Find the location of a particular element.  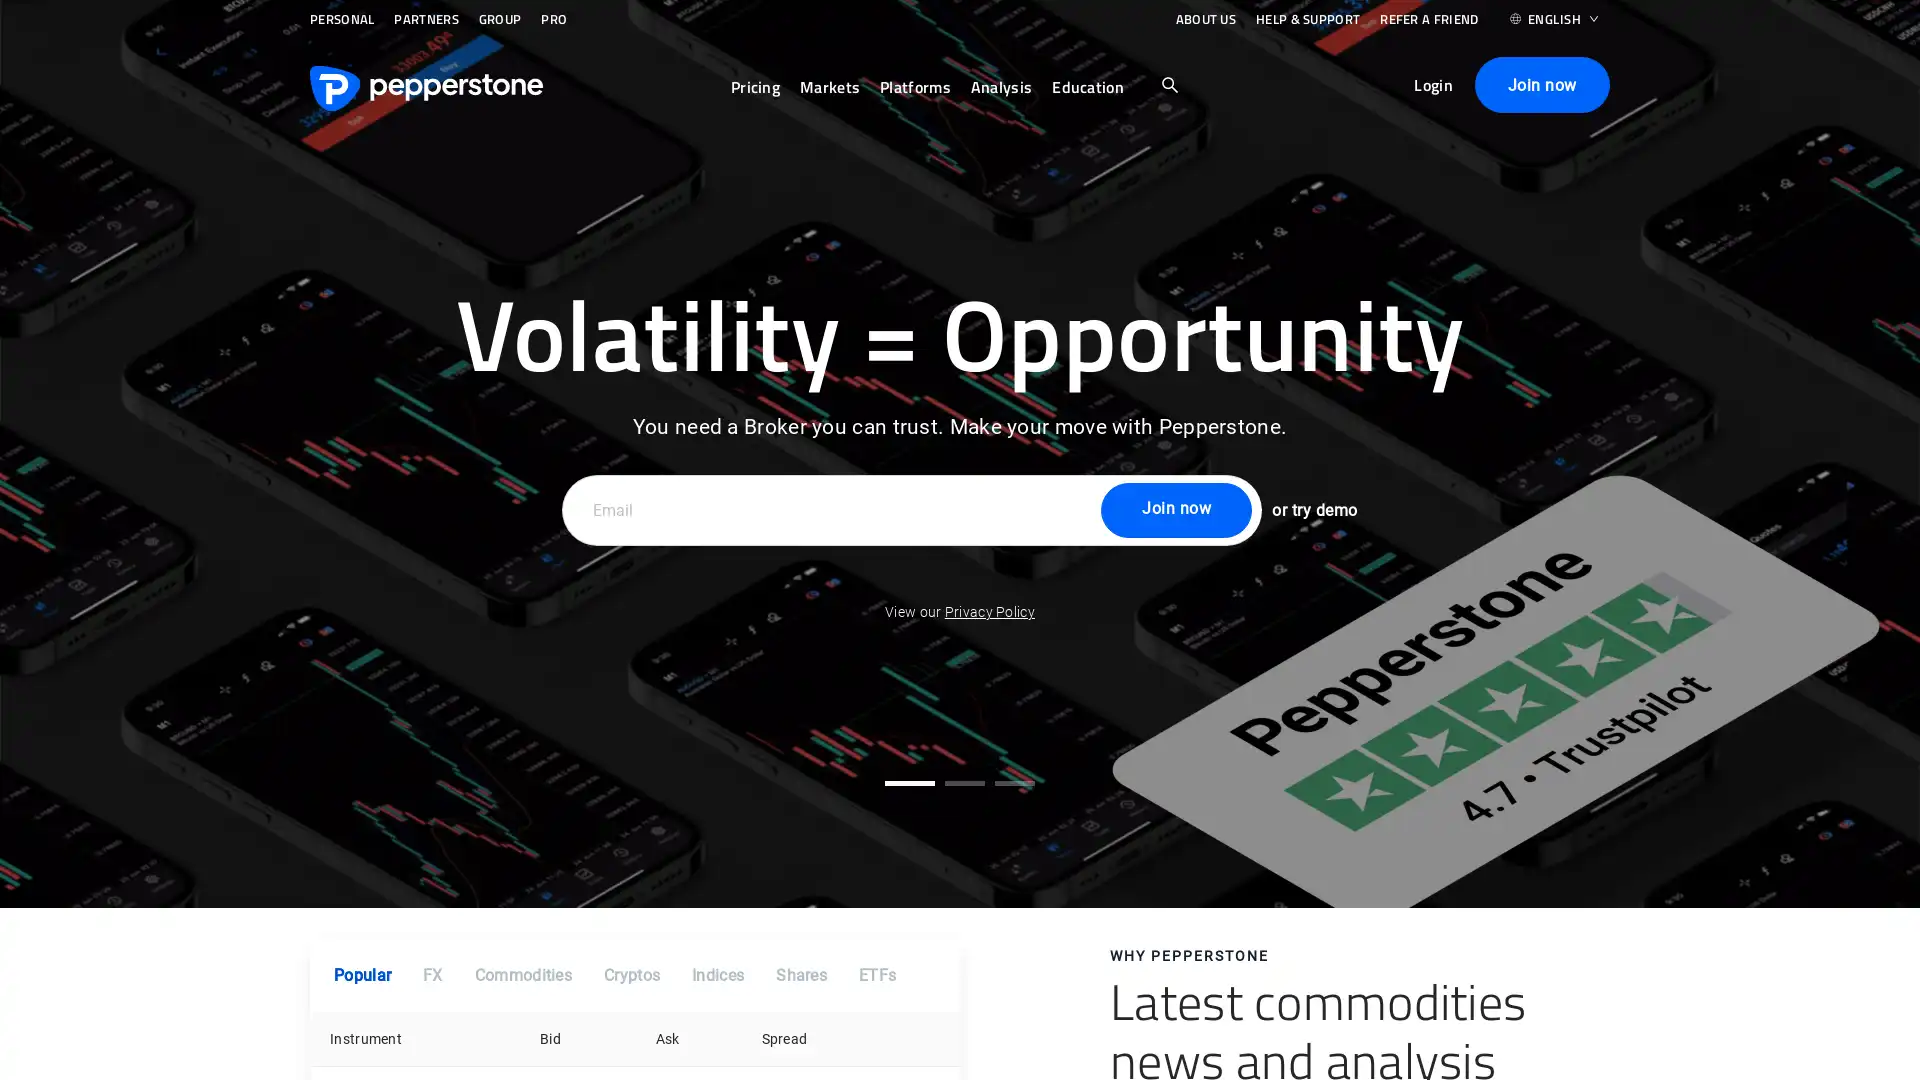

ENGLISH down is located at coordinates (1553, 24).